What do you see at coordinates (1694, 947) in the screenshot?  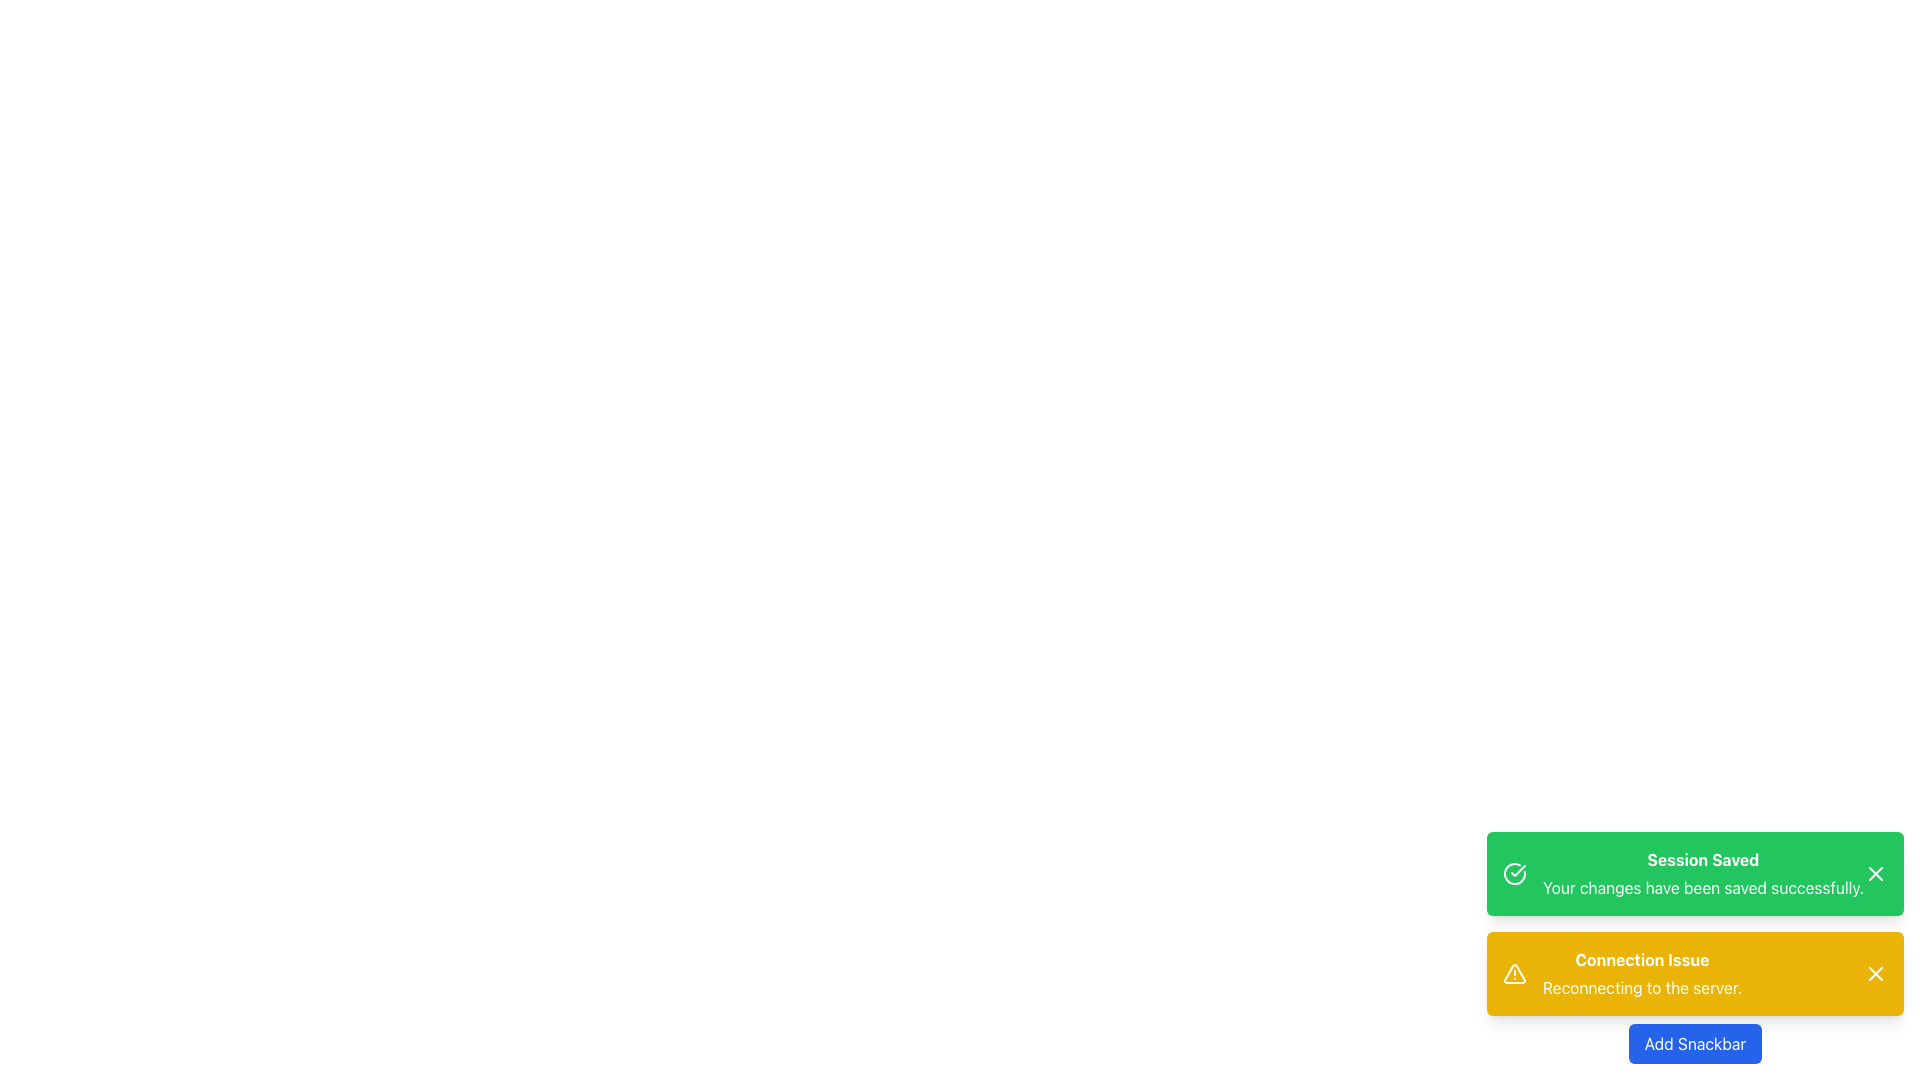 I see `notification displayed in the yellow notification bar that contains the bold title 'Connection Issue'` at bounding box center [1694, 947].